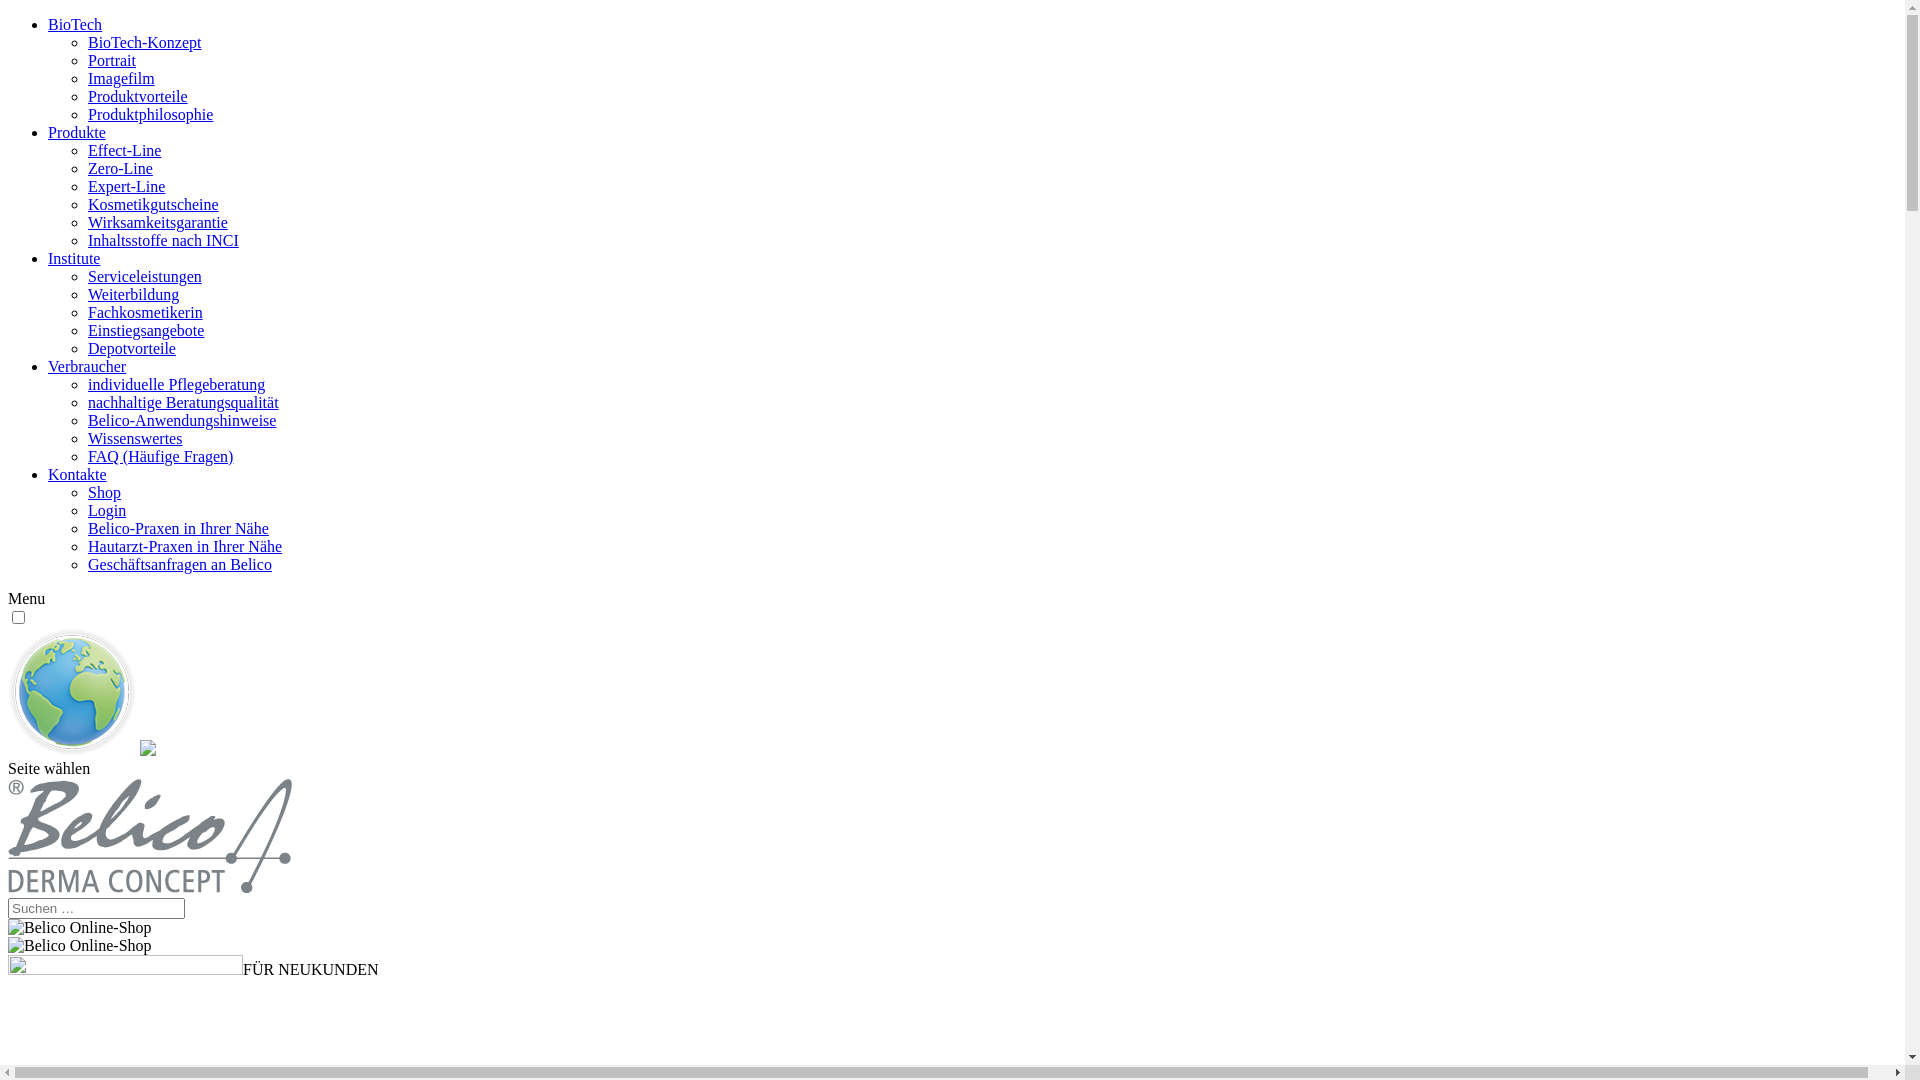 This screenshot has width=1920, height=1080. Describe the element at coordinates (143, 276) in the screenshot. I see `'Serviceleistungen'` at that location.